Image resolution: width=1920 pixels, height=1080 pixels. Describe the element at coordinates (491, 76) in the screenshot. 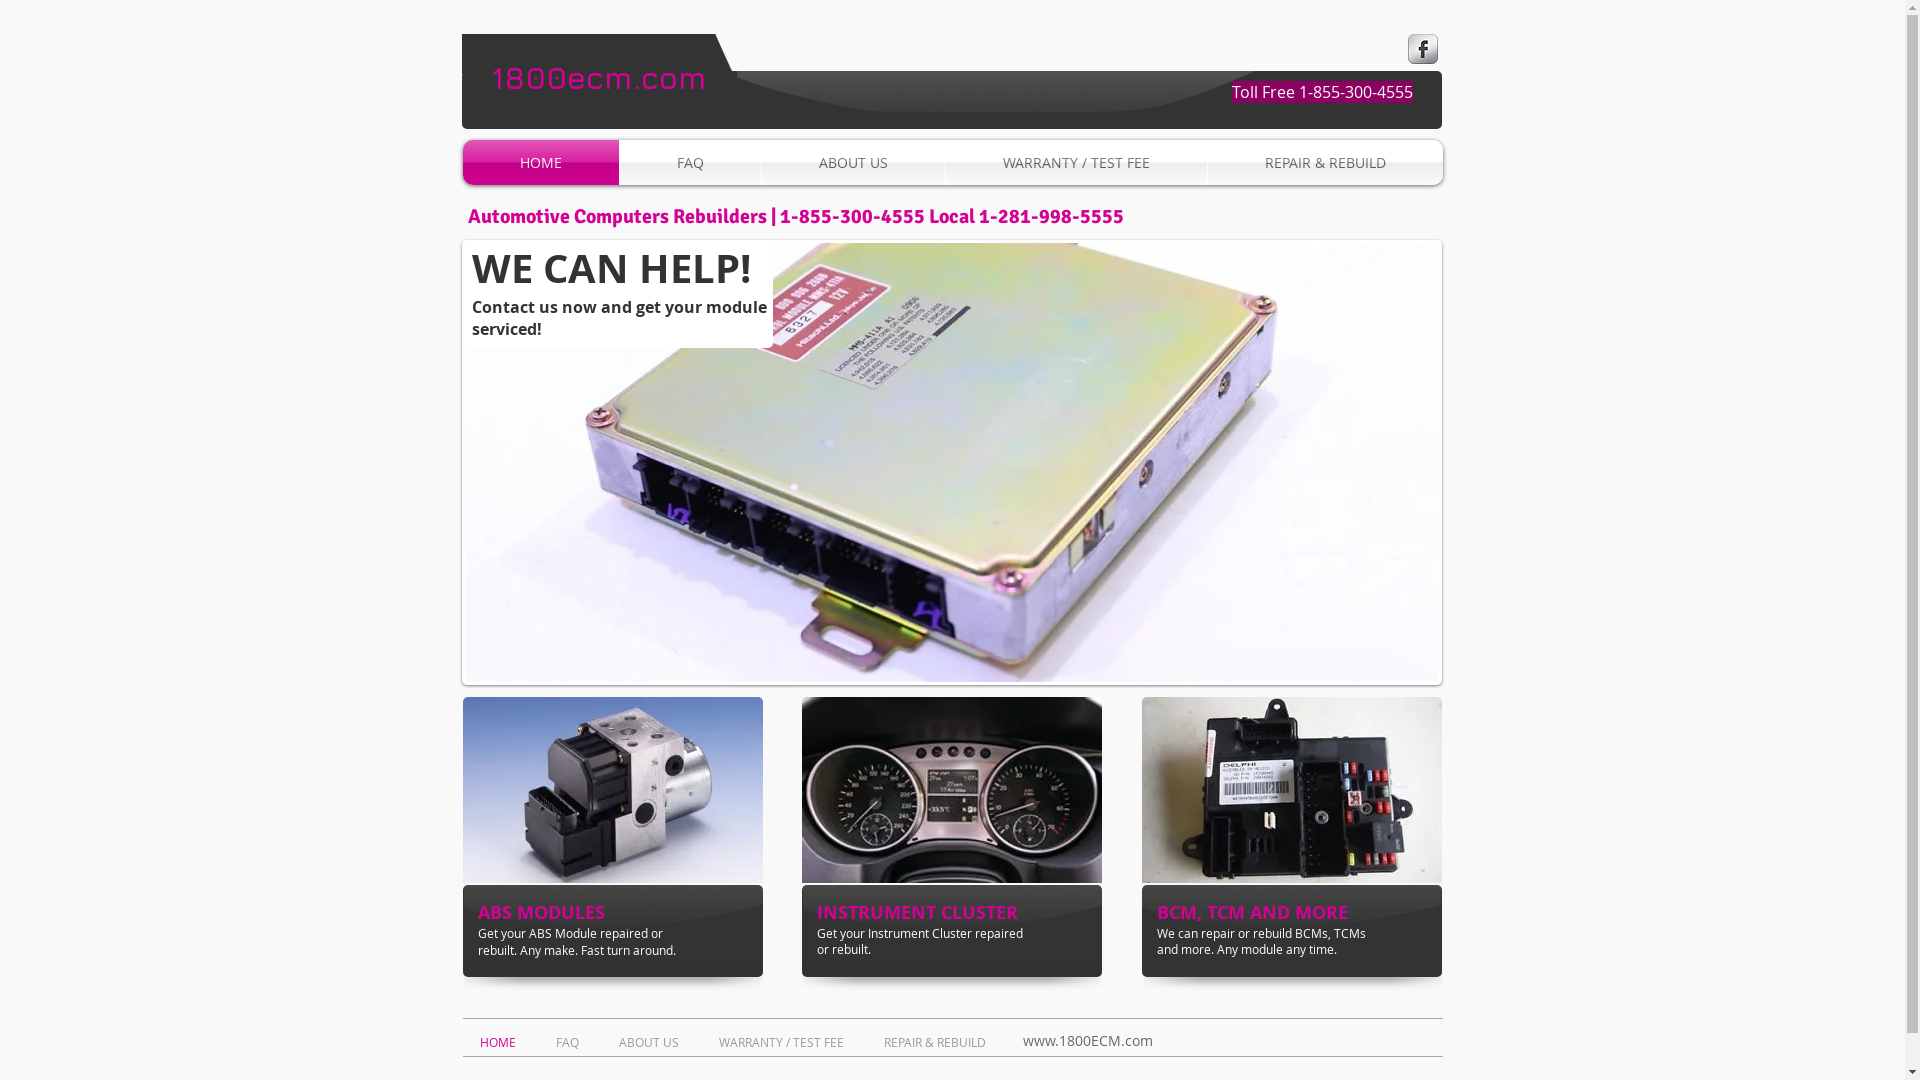

I see `'1800ecm.com'` at that location.